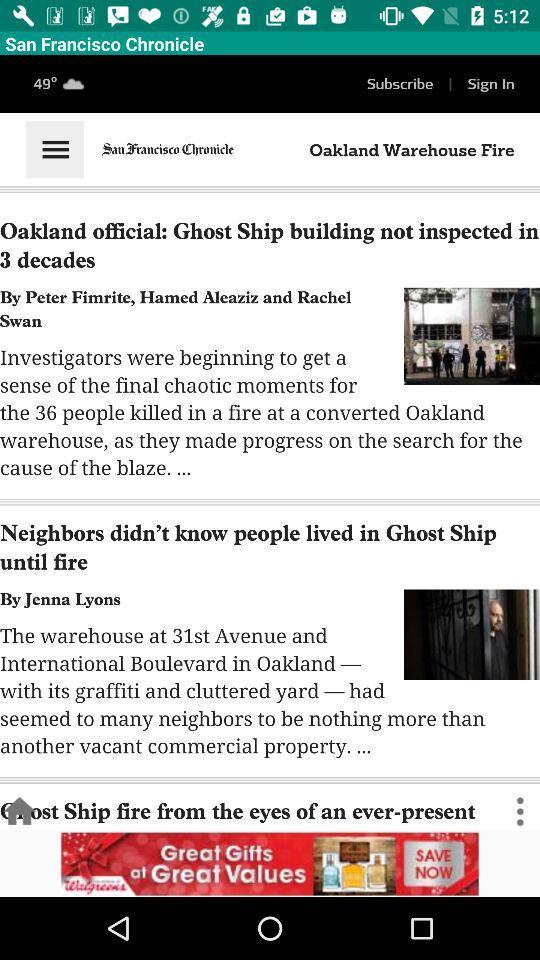 This screenshot has width=540, height=960. Describe the element at coordinates (18, 811) in the screenshot. I see `go back` at that location.